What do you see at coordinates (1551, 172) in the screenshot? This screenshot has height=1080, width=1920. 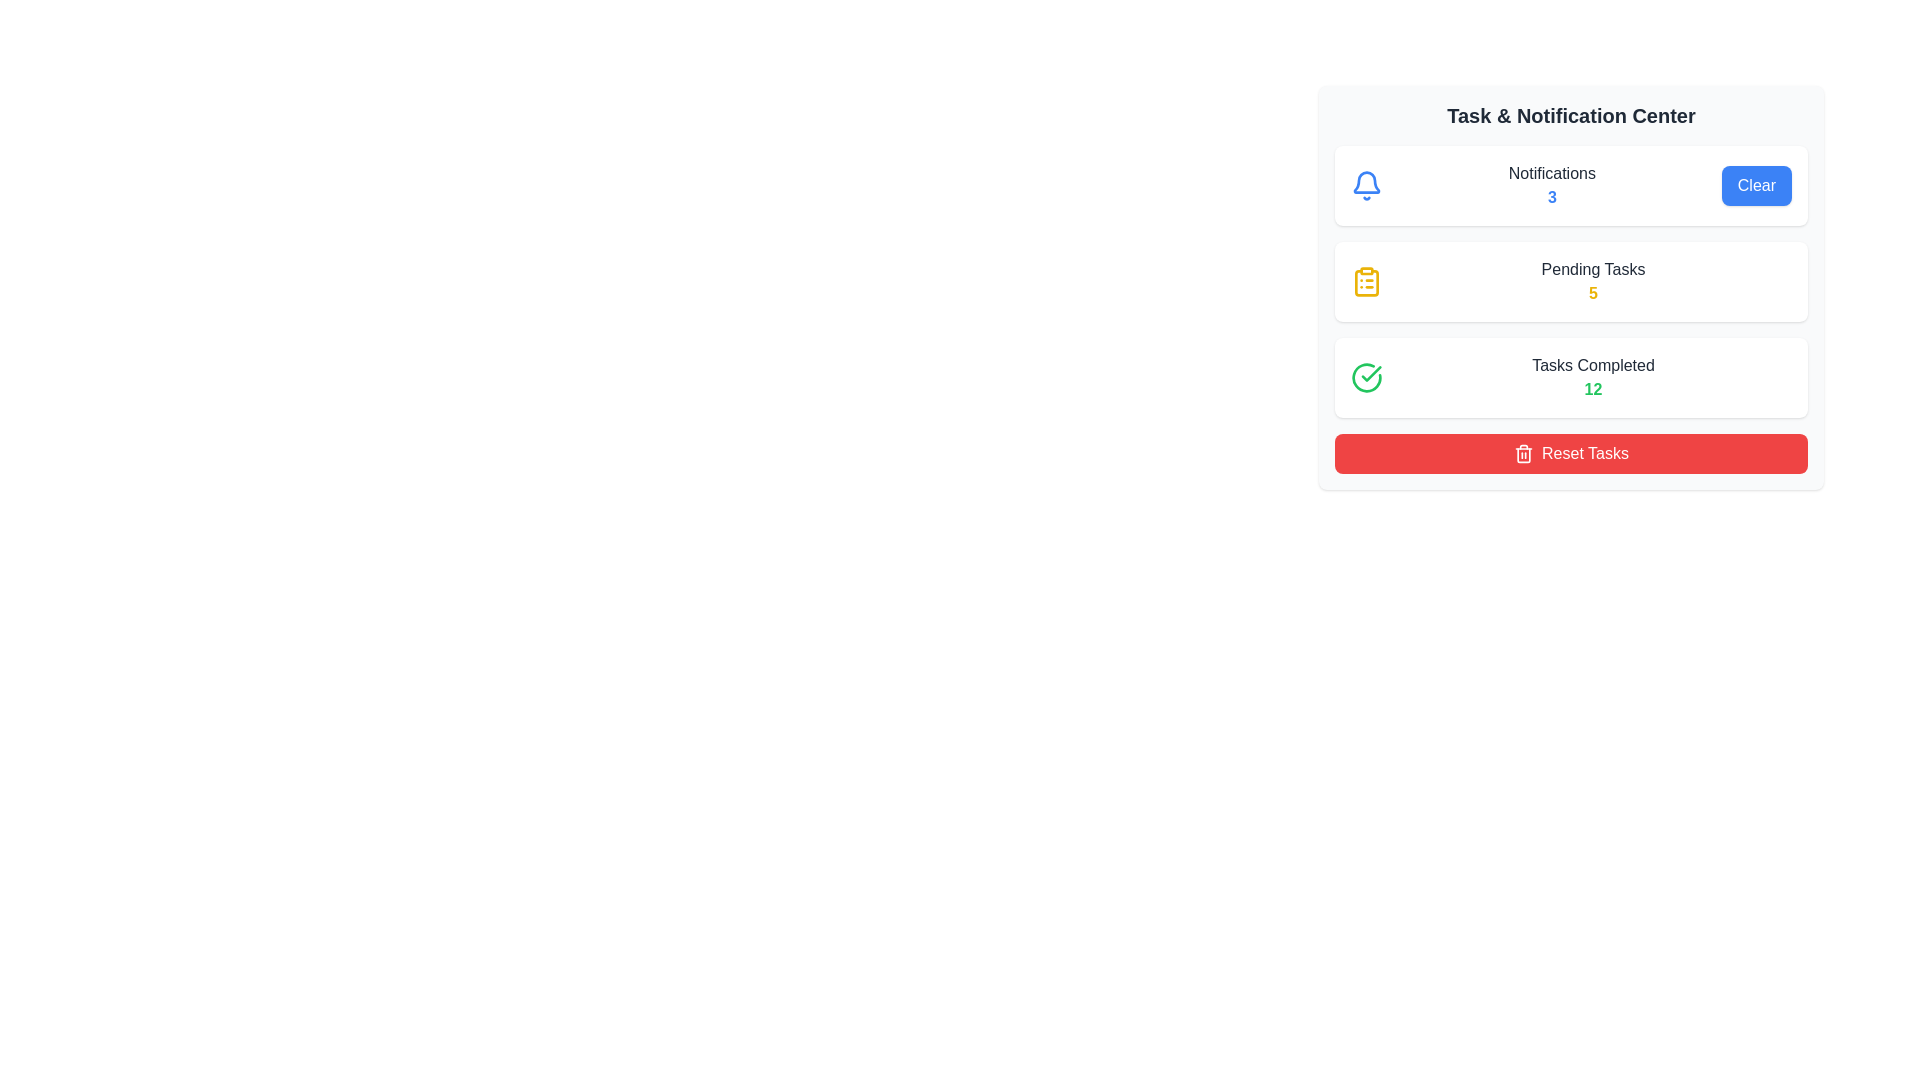 I see `the static text label 'Notifications' which is styled in gray and located at the top of the notification panel, positioned to the right of the notification bell icon` at bounding box center [1551, 172].